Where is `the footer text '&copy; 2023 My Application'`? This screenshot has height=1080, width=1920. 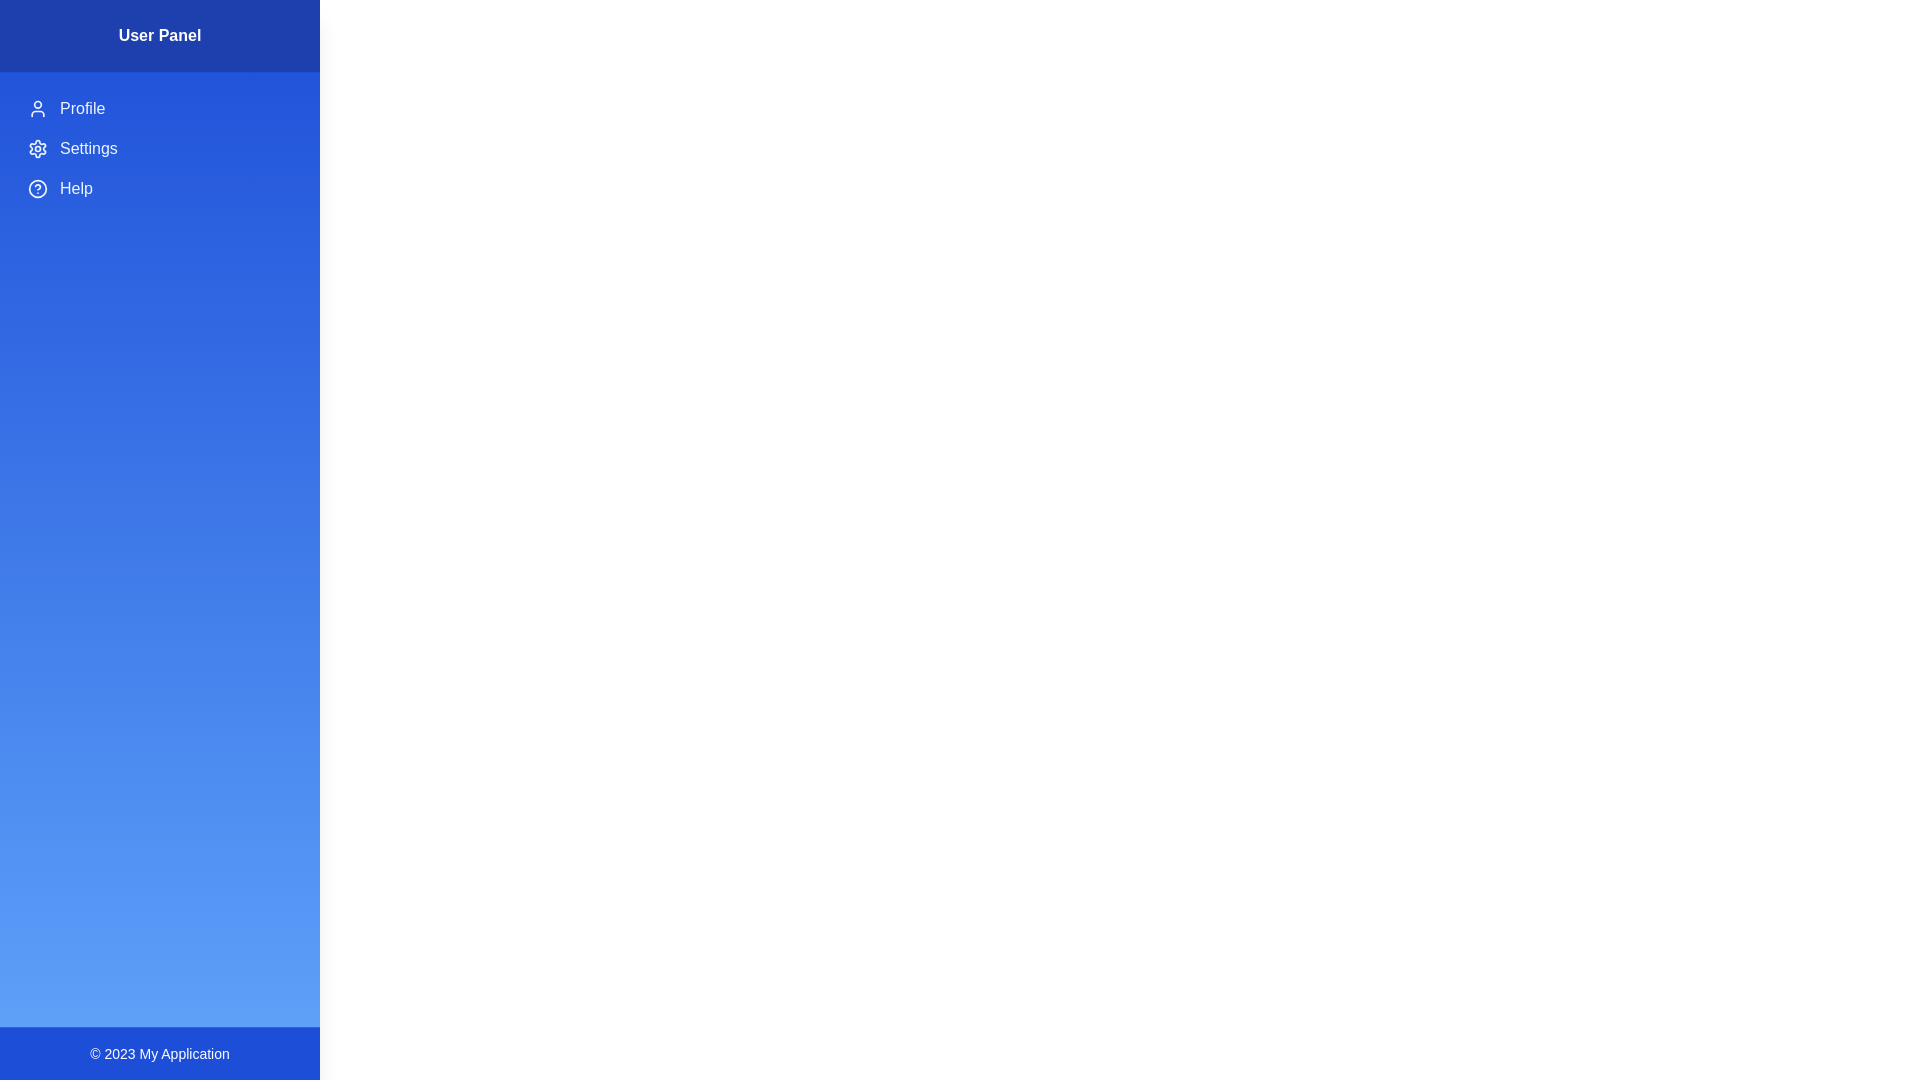
the footer text '&copy; 2023 My Application' is located at coordinates (158, 1052).